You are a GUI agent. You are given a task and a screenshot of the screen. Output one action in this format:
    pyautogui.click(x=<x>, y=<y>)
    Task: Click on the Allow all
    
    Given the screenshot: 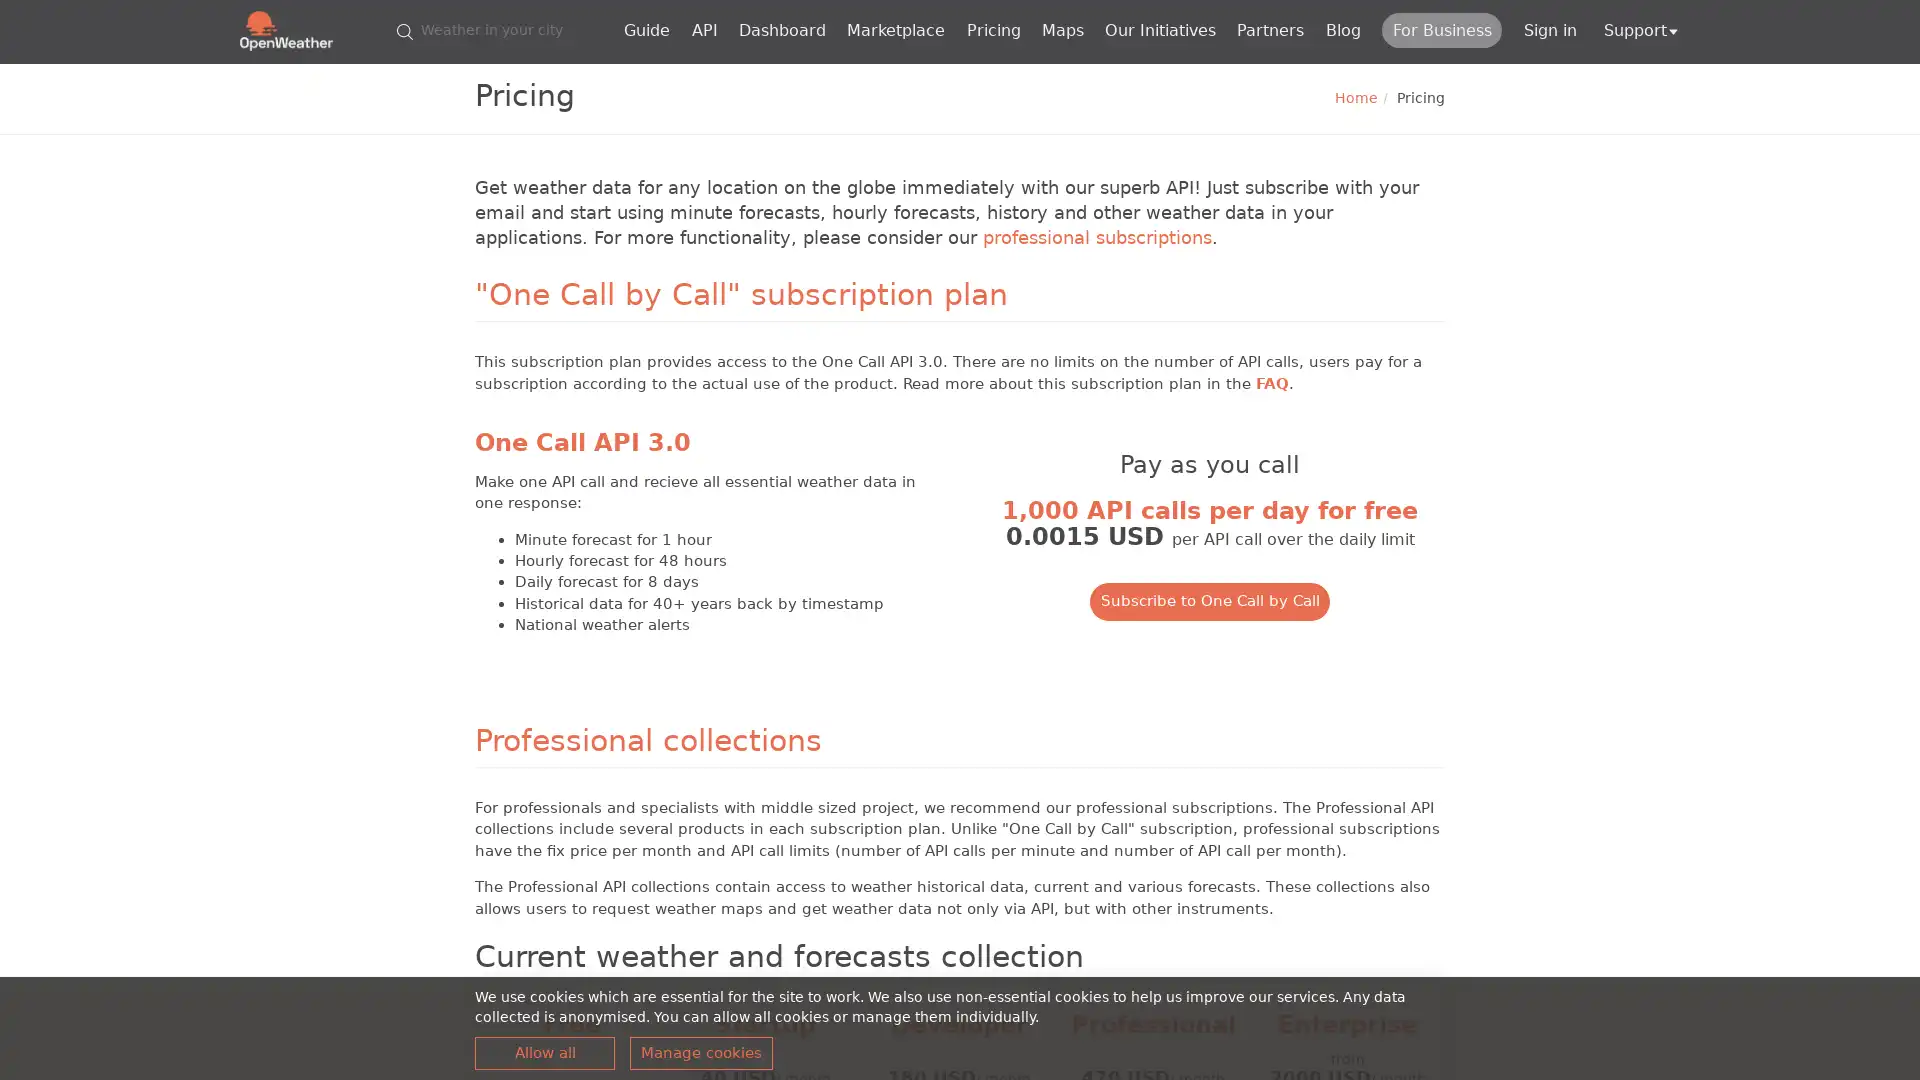 What is the action you would take?
    pyautogui.click(x=545, y=1052)
    